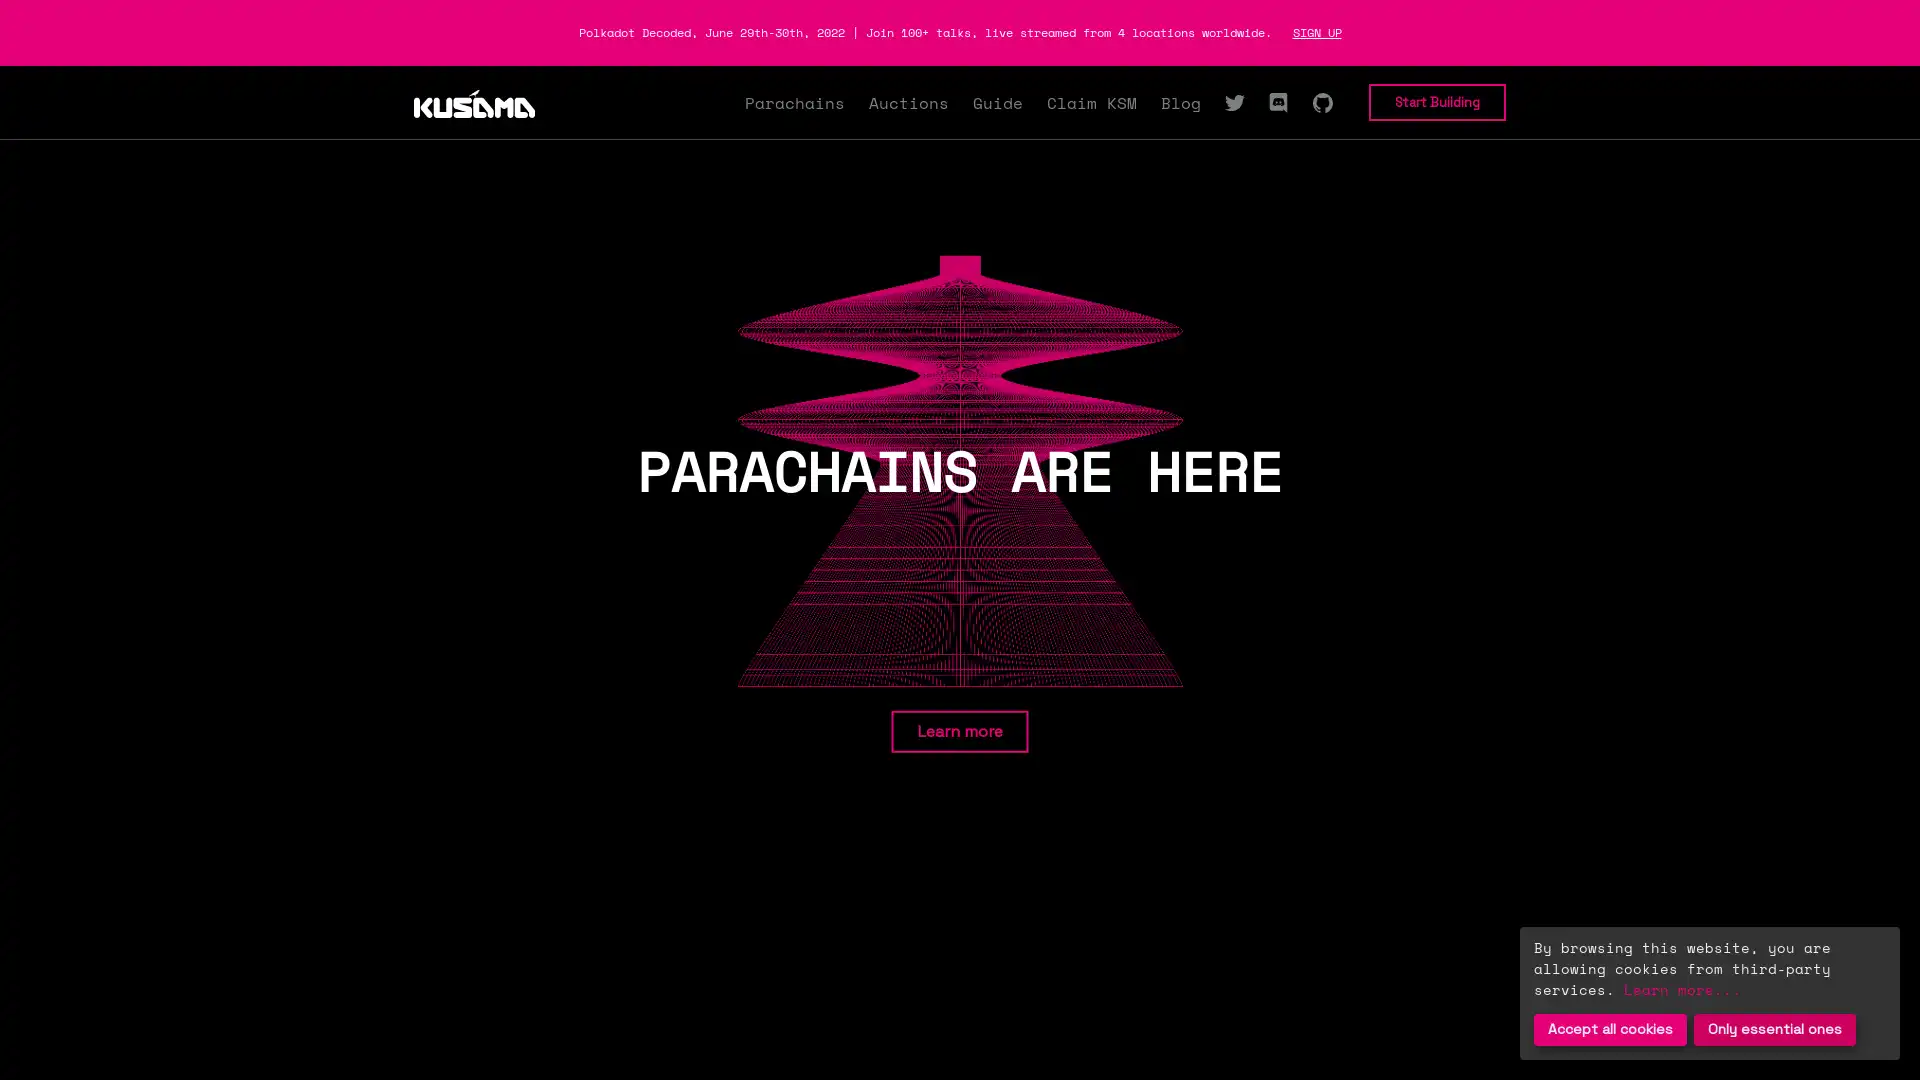 The height and width of the screenshot is (1080, 1920). I want to click on Accept all cookies, so click(1610, 1029).